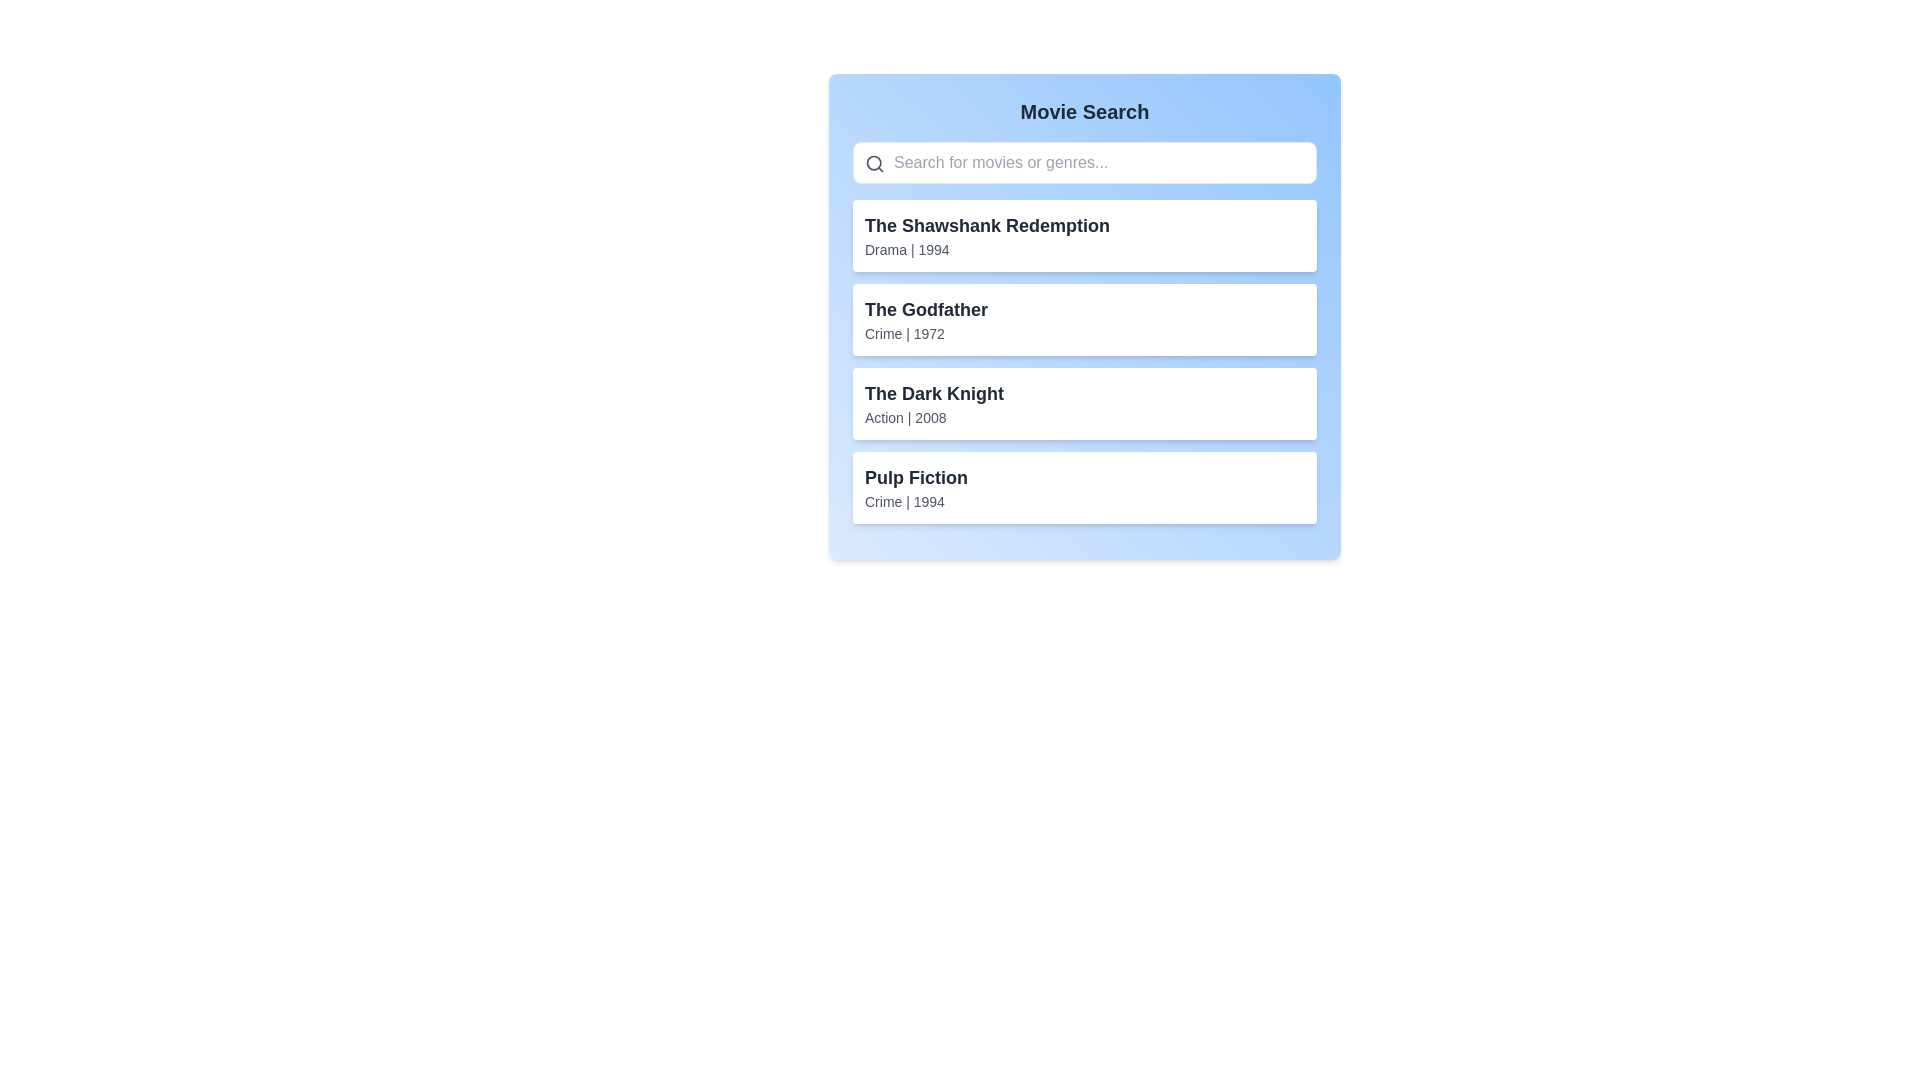 This screenshot has width=1920, height=1080. Describe the element at coordinates (987, 234) in the screenshot. I see `the static informational text section displaying 'The Shawshank Redemption' and its subtitle 'Drama | 1994'` at that location.